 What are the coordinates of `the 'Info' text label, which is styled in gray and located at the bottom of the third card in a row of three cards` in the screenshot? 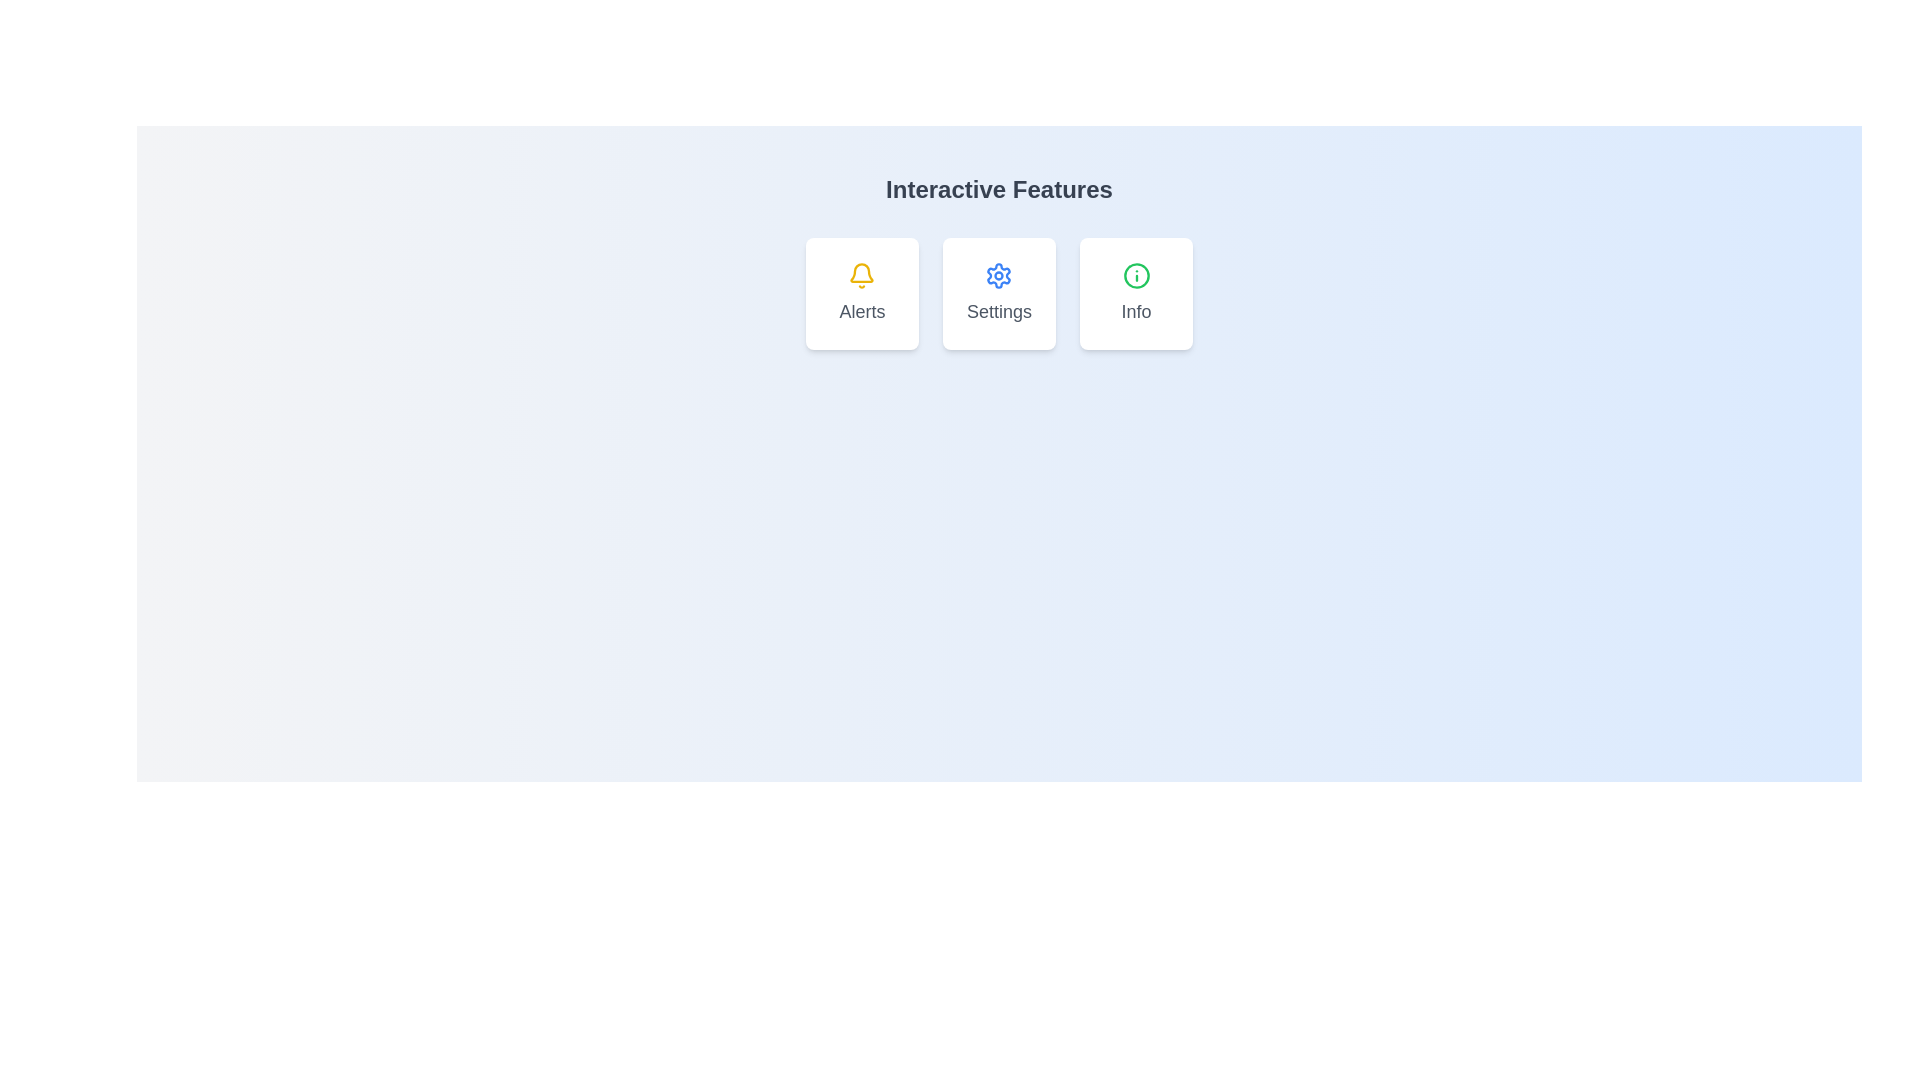 It's located at (1136, 312).